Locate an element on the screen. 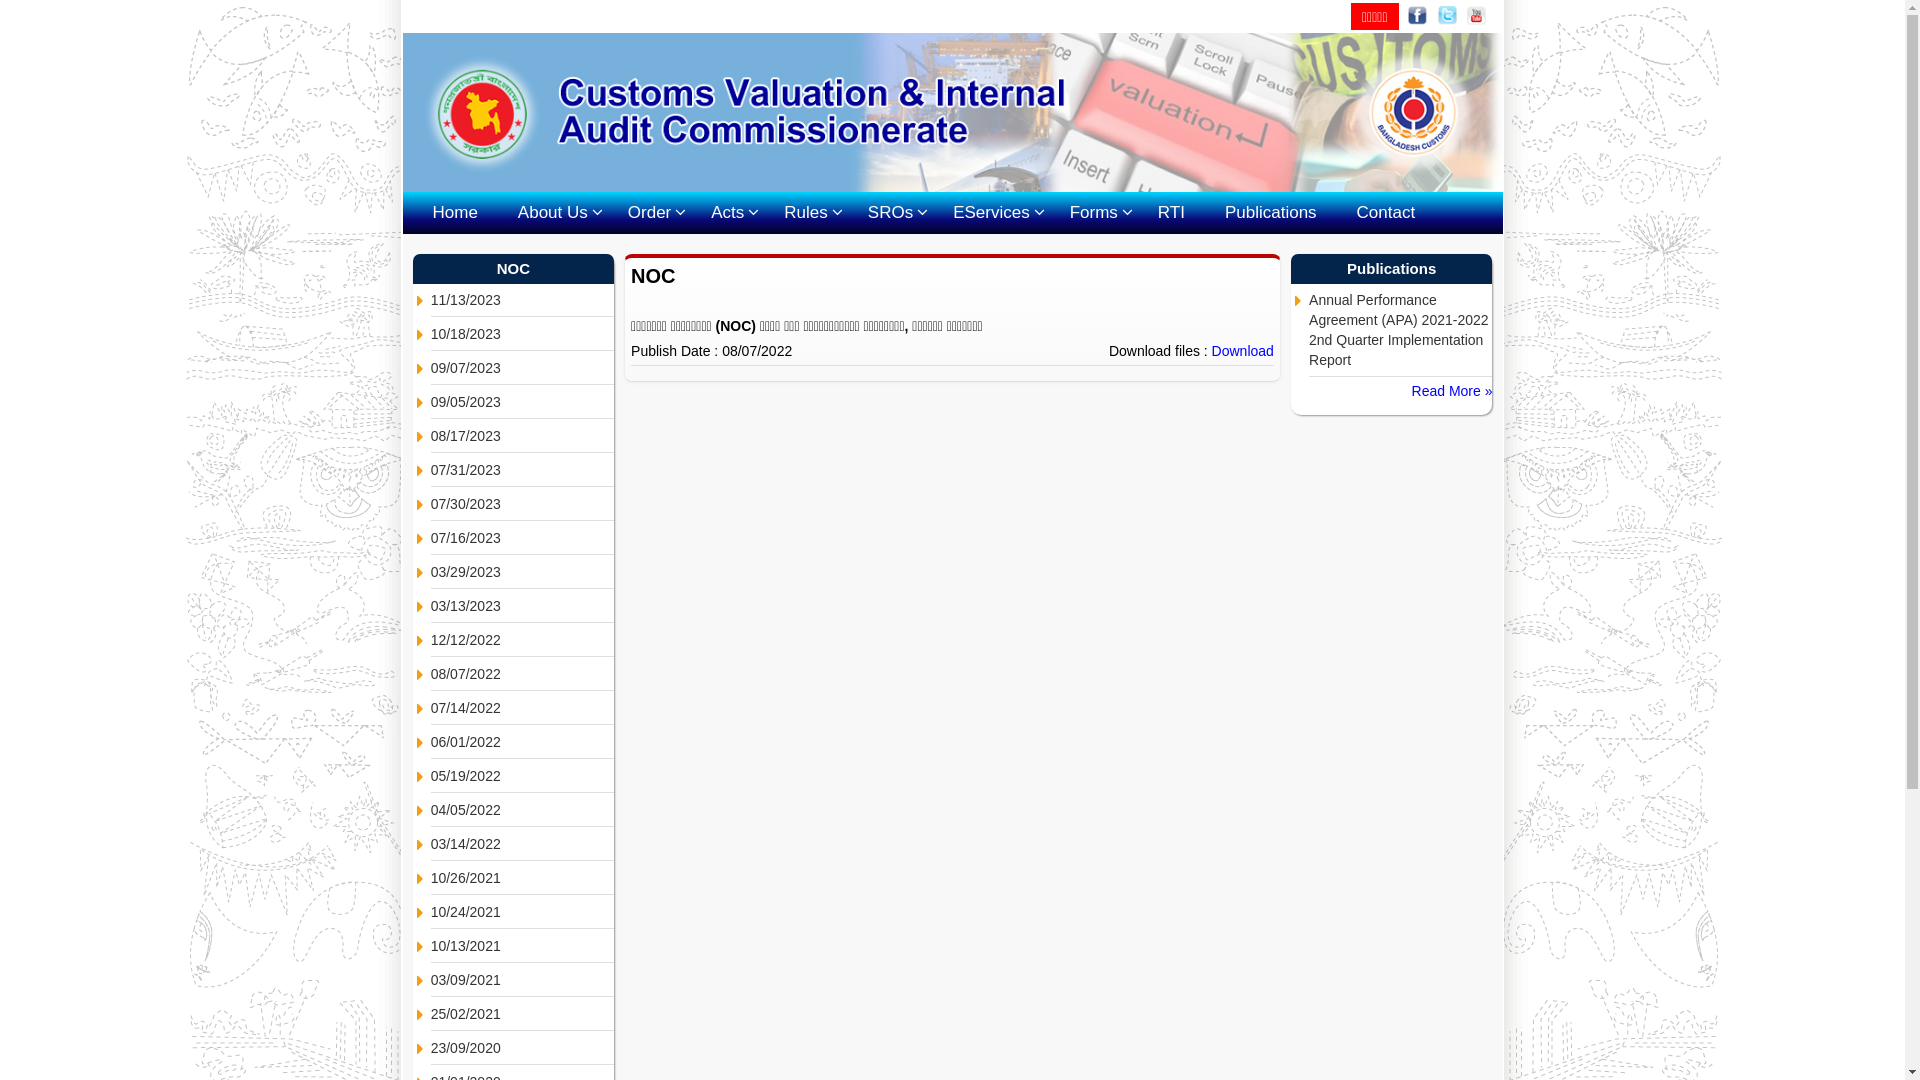 The image size is (1920, 1080). '03/09/2021' is located at coordinates (430, 979).